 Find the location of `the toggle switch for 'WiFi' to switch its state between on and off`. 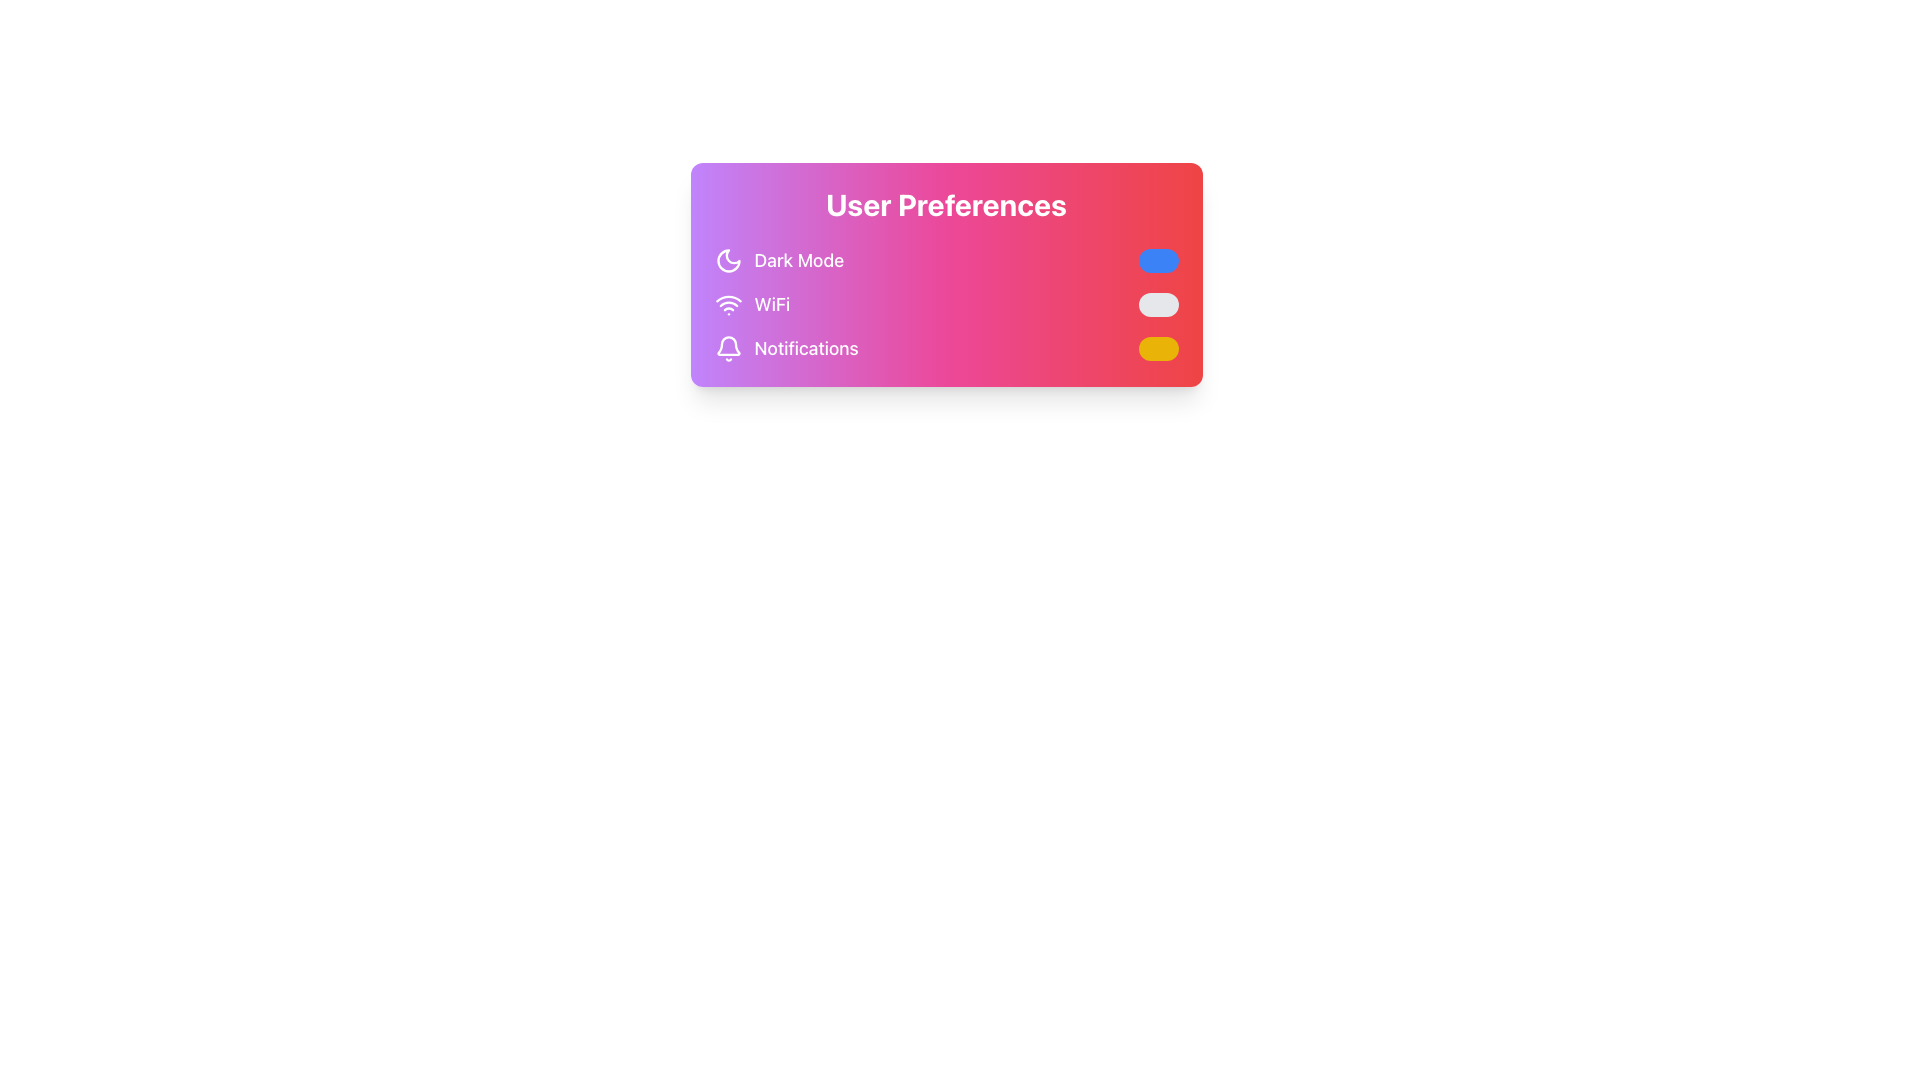

the toggle switch for 'WiFi' to switch its state between on and off is located at coordinates (1158, 304).